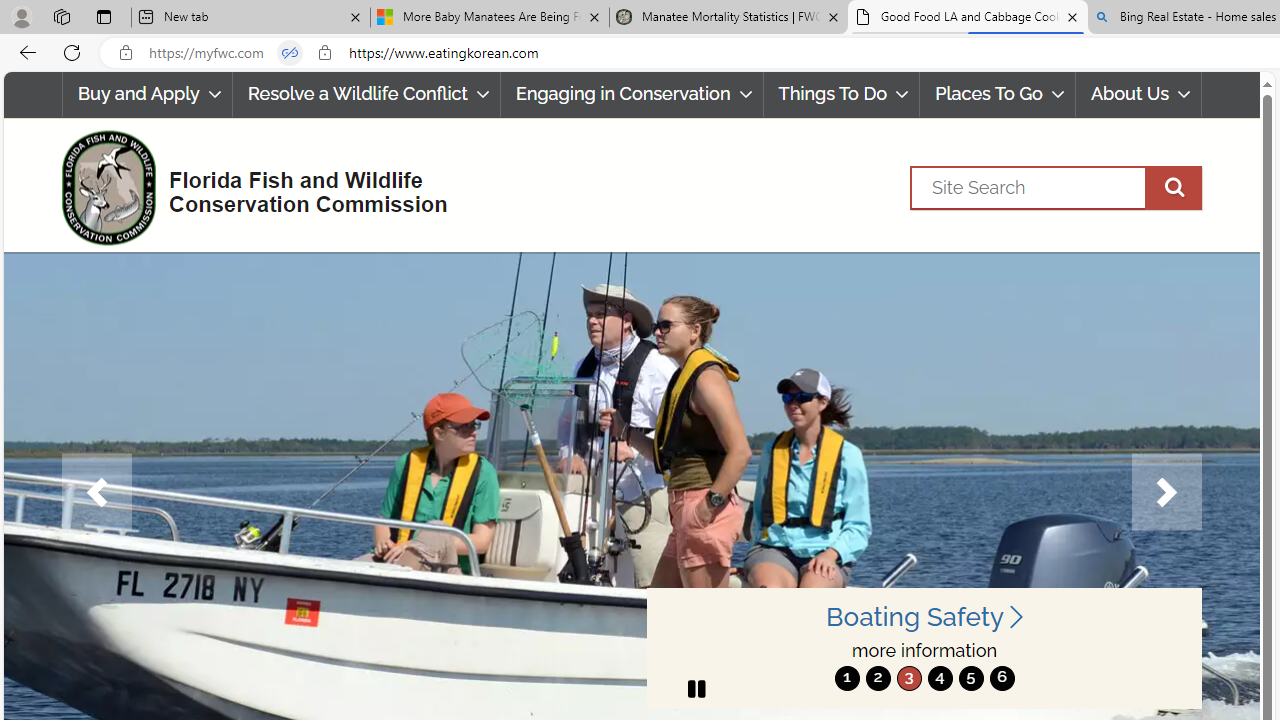  Describe the element at coordinates (1173, 187) in the screenshot. I see `'execute site search'` at that location.